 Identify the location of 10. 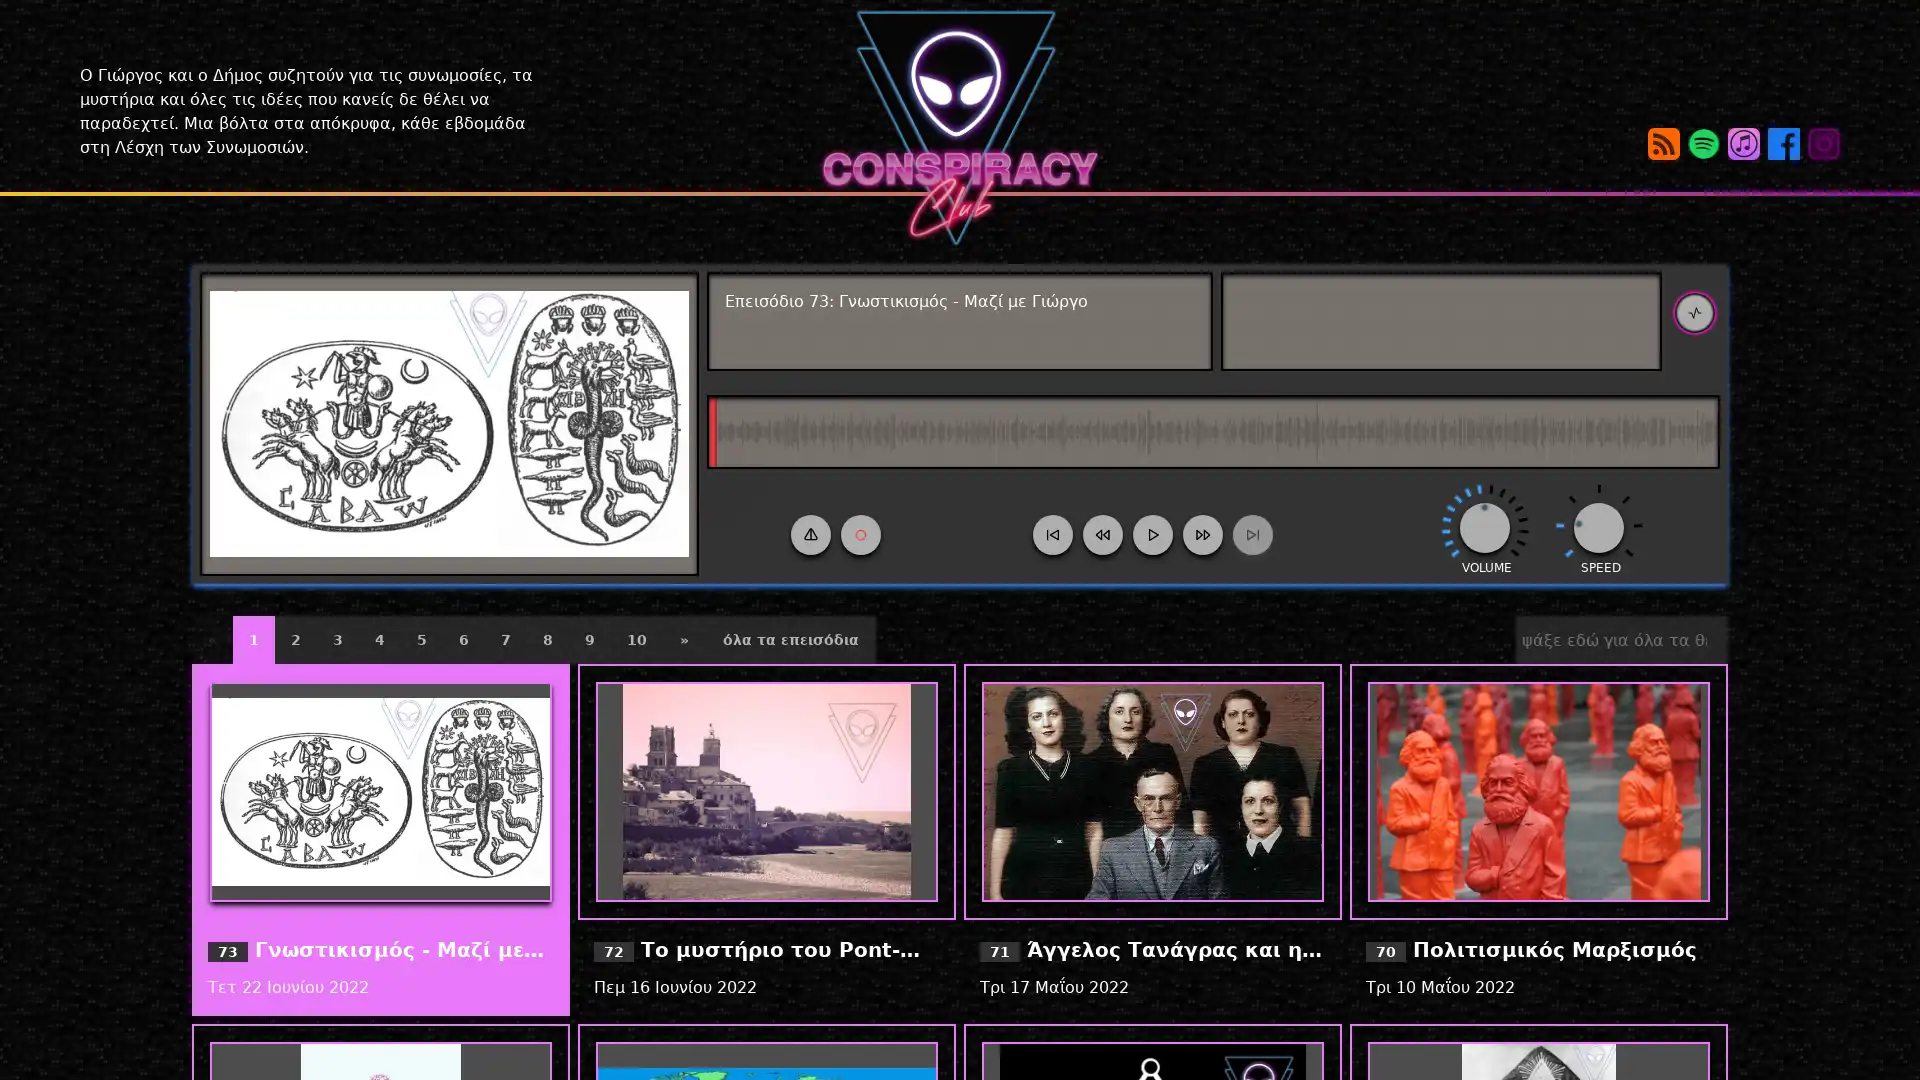
(636, 640).